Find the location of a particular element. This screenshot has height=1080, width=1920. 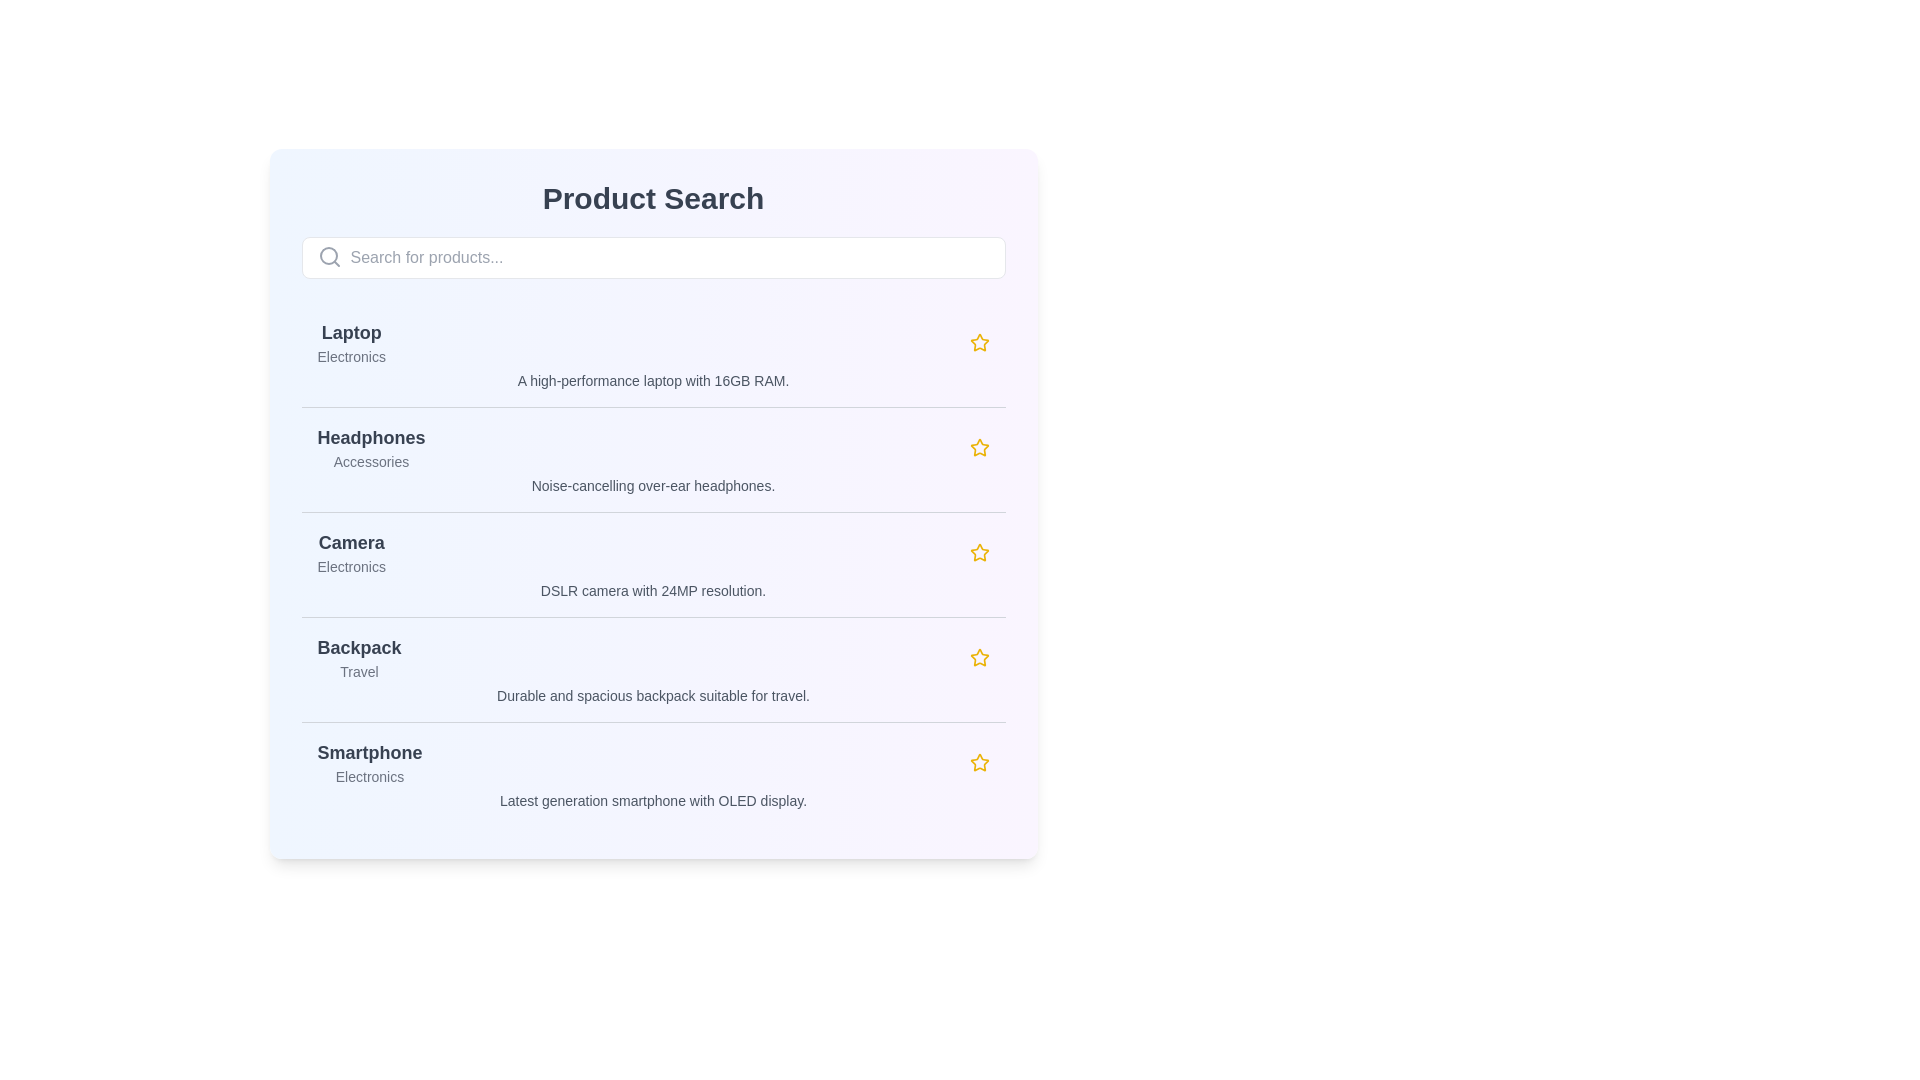

the text label stating 'Durable and spacious backpack suitable for travel', which is located beneath the 'Backpack' title and 'Travel' subtitle is located at coordinates (653, 694).